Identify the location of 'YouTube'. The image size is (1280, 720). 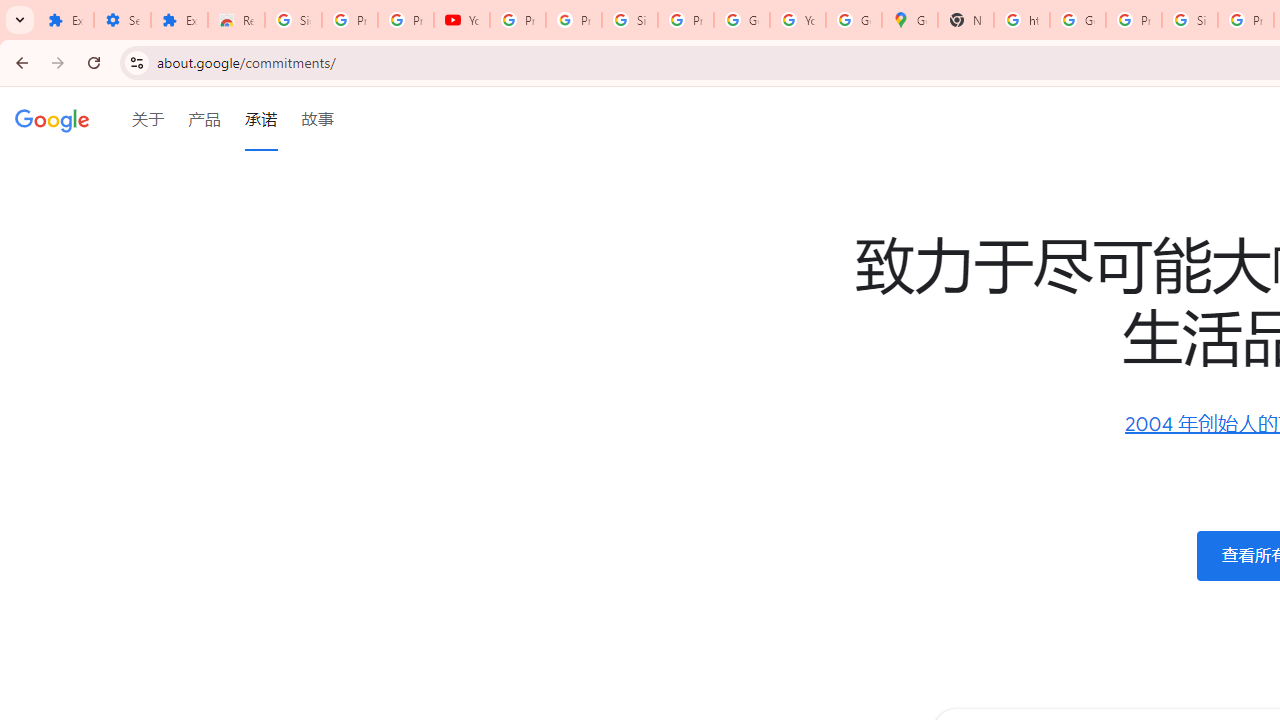
(461, 20).